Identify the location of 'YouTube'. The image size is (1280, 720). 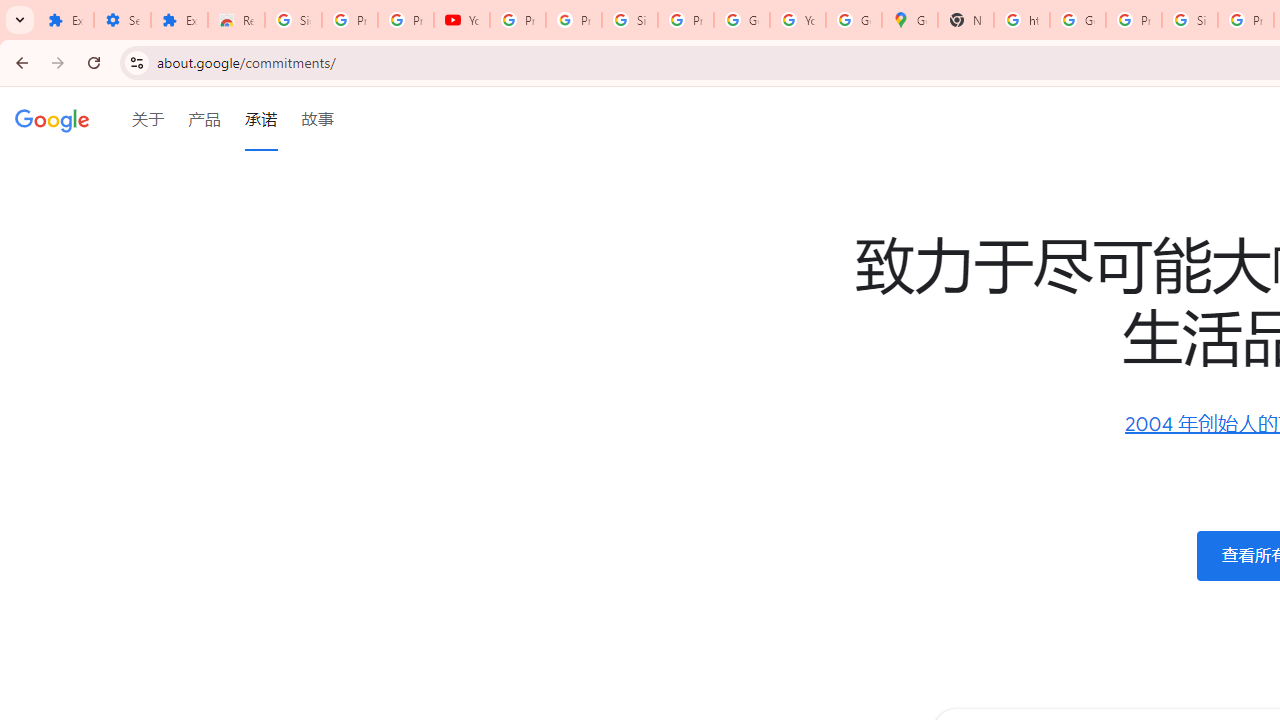
(461, 20).